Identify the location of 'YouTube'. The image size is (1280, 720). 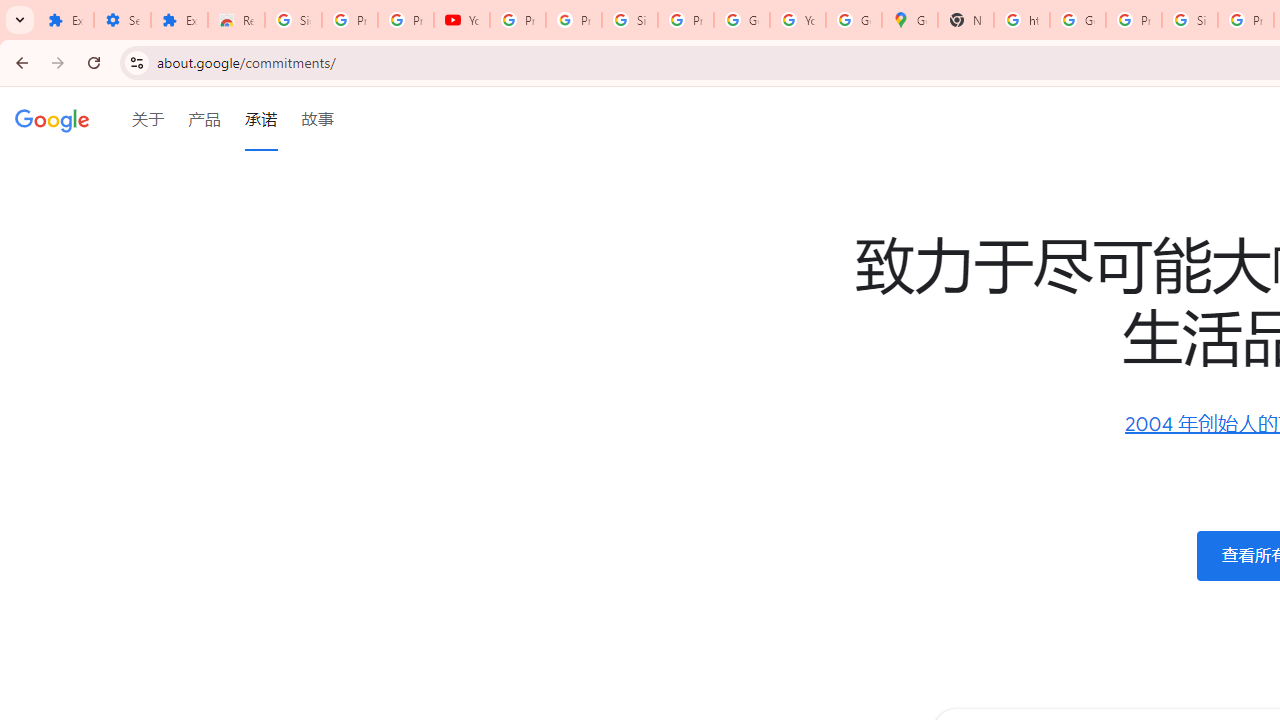
(461, 20).